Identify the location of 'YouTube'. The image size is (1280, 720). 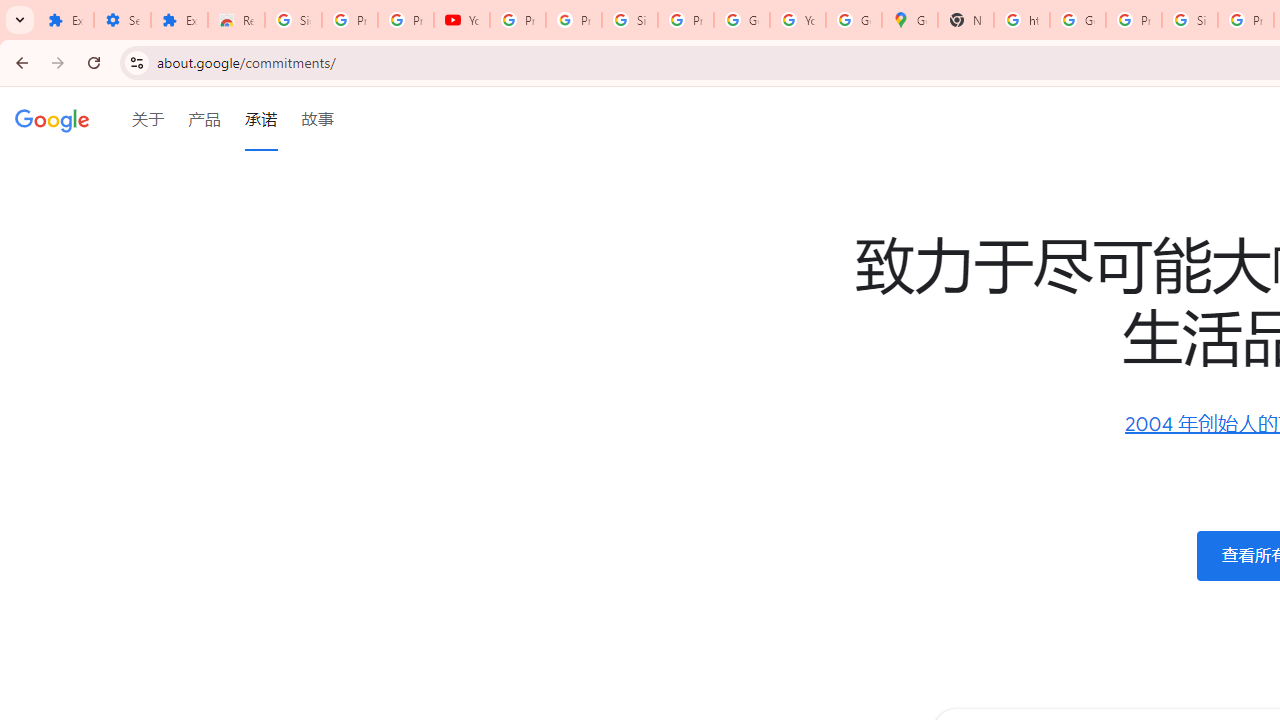
(461, 20).